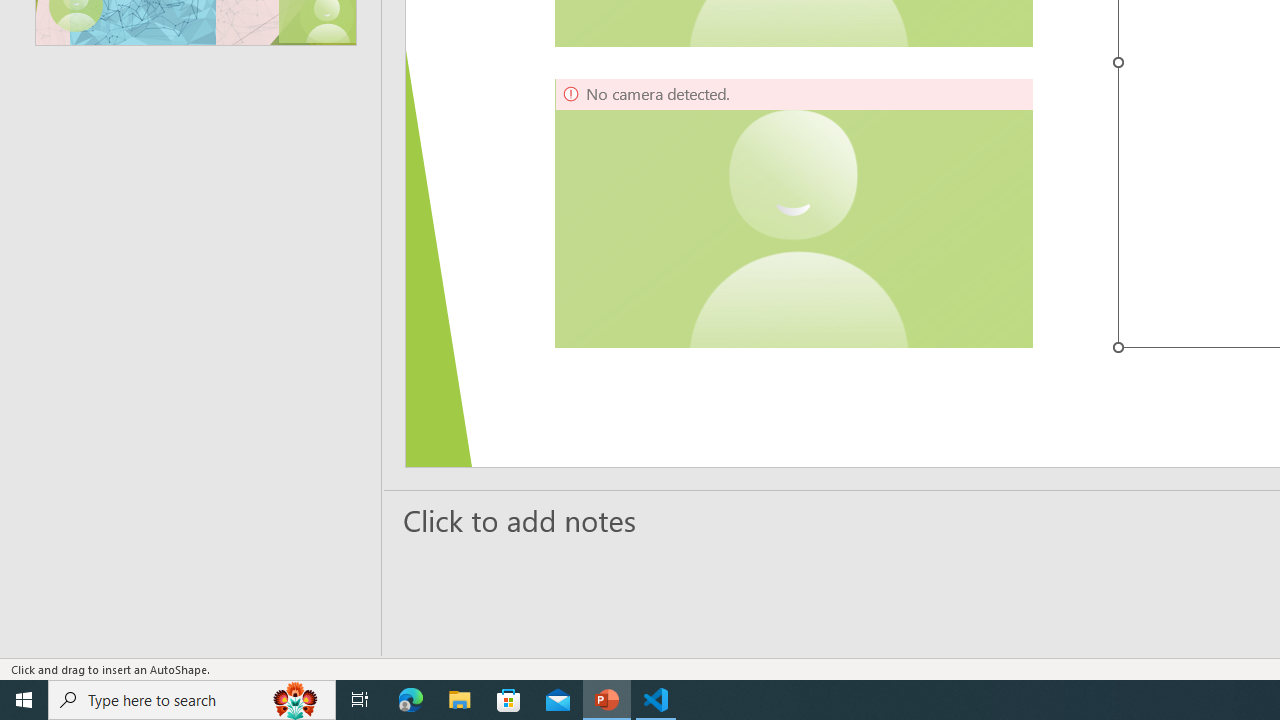 Image resolution: width=1280 pixels, height=720 pixels. What do you see at coordinates (793, 213) in the screenshot?
I see `'Camera 5, No camera detected.'` at bounding box center [793, 213].